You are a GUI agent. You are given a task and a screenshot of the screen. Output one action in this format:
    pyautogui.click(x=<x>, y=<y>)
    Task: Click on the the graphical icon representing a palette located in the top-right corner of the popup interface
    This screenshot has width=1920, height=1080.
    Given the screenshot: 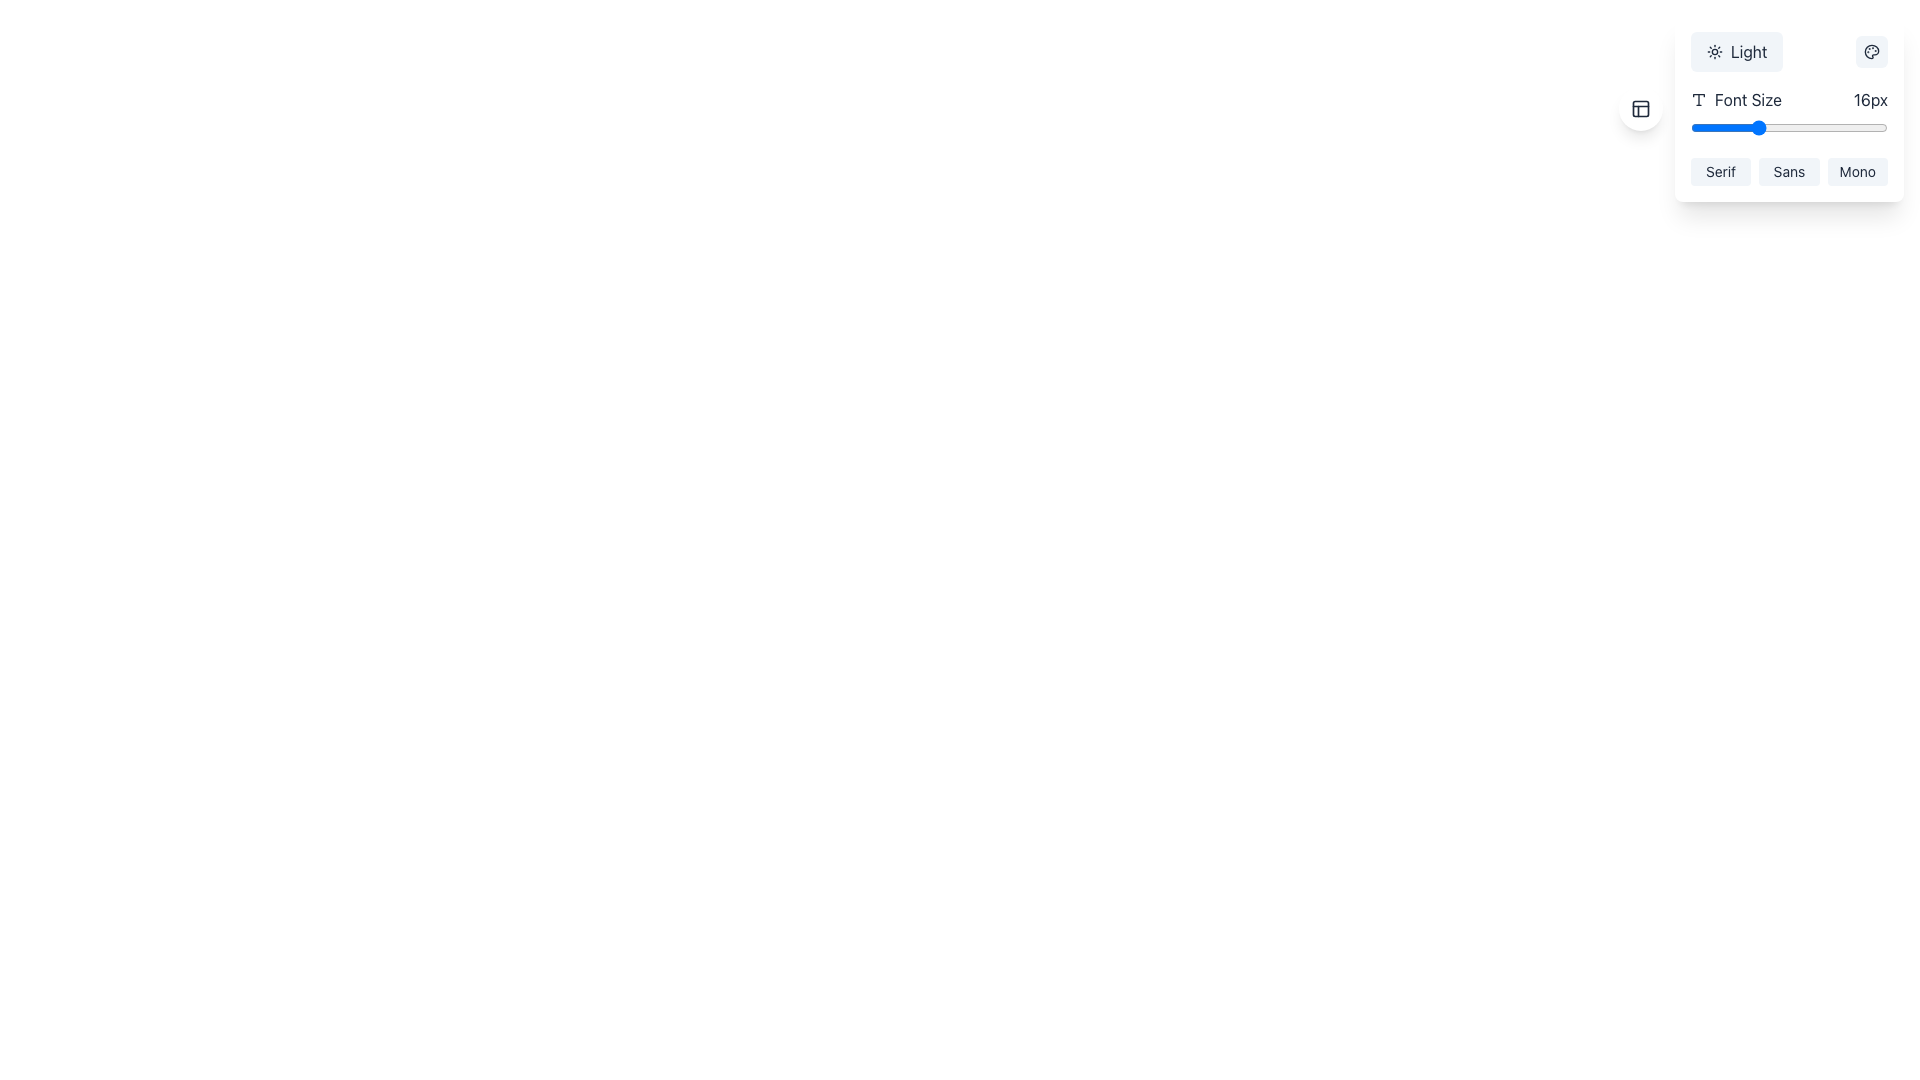 What is the action you would take?
    pyautogui.click(x=1871, y=50)
    